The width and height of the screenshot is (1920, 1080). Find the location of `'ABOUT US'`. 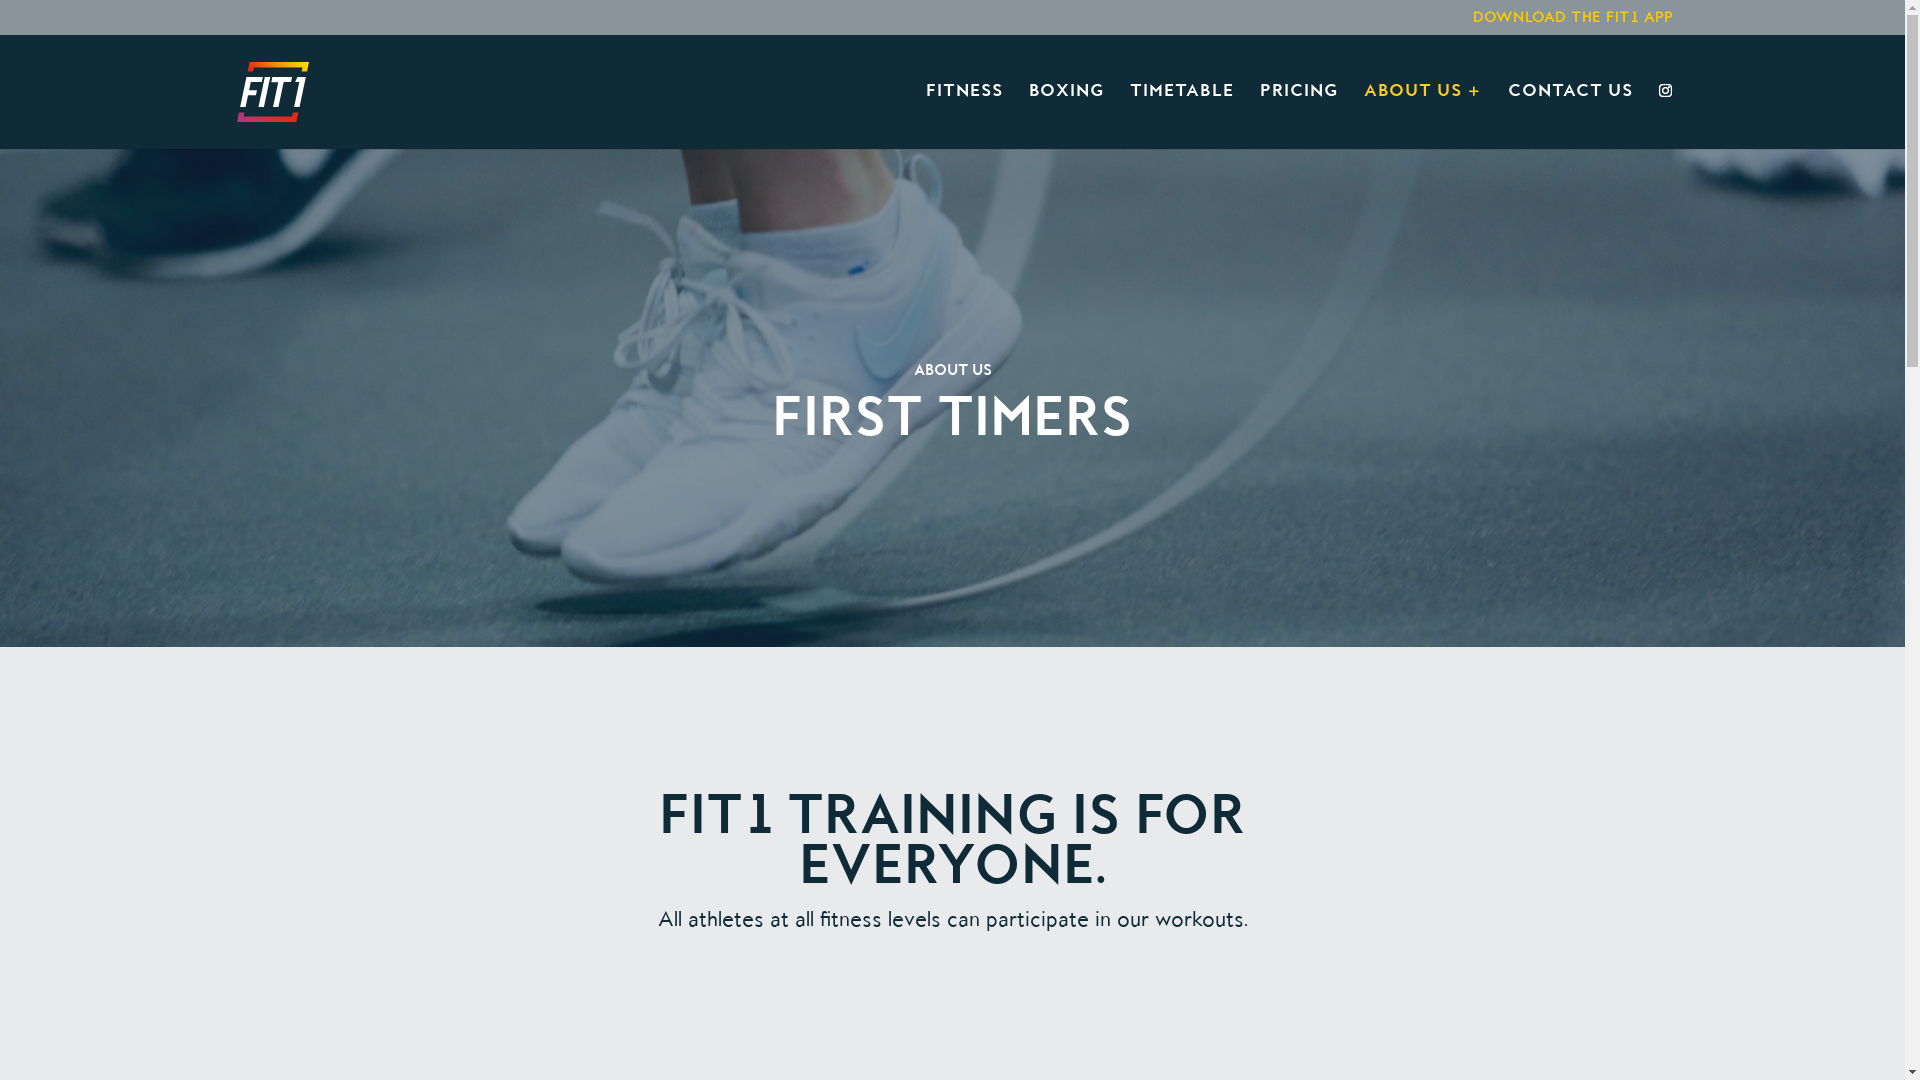

'ABOUT US' is located at coordinates (1421, 116).